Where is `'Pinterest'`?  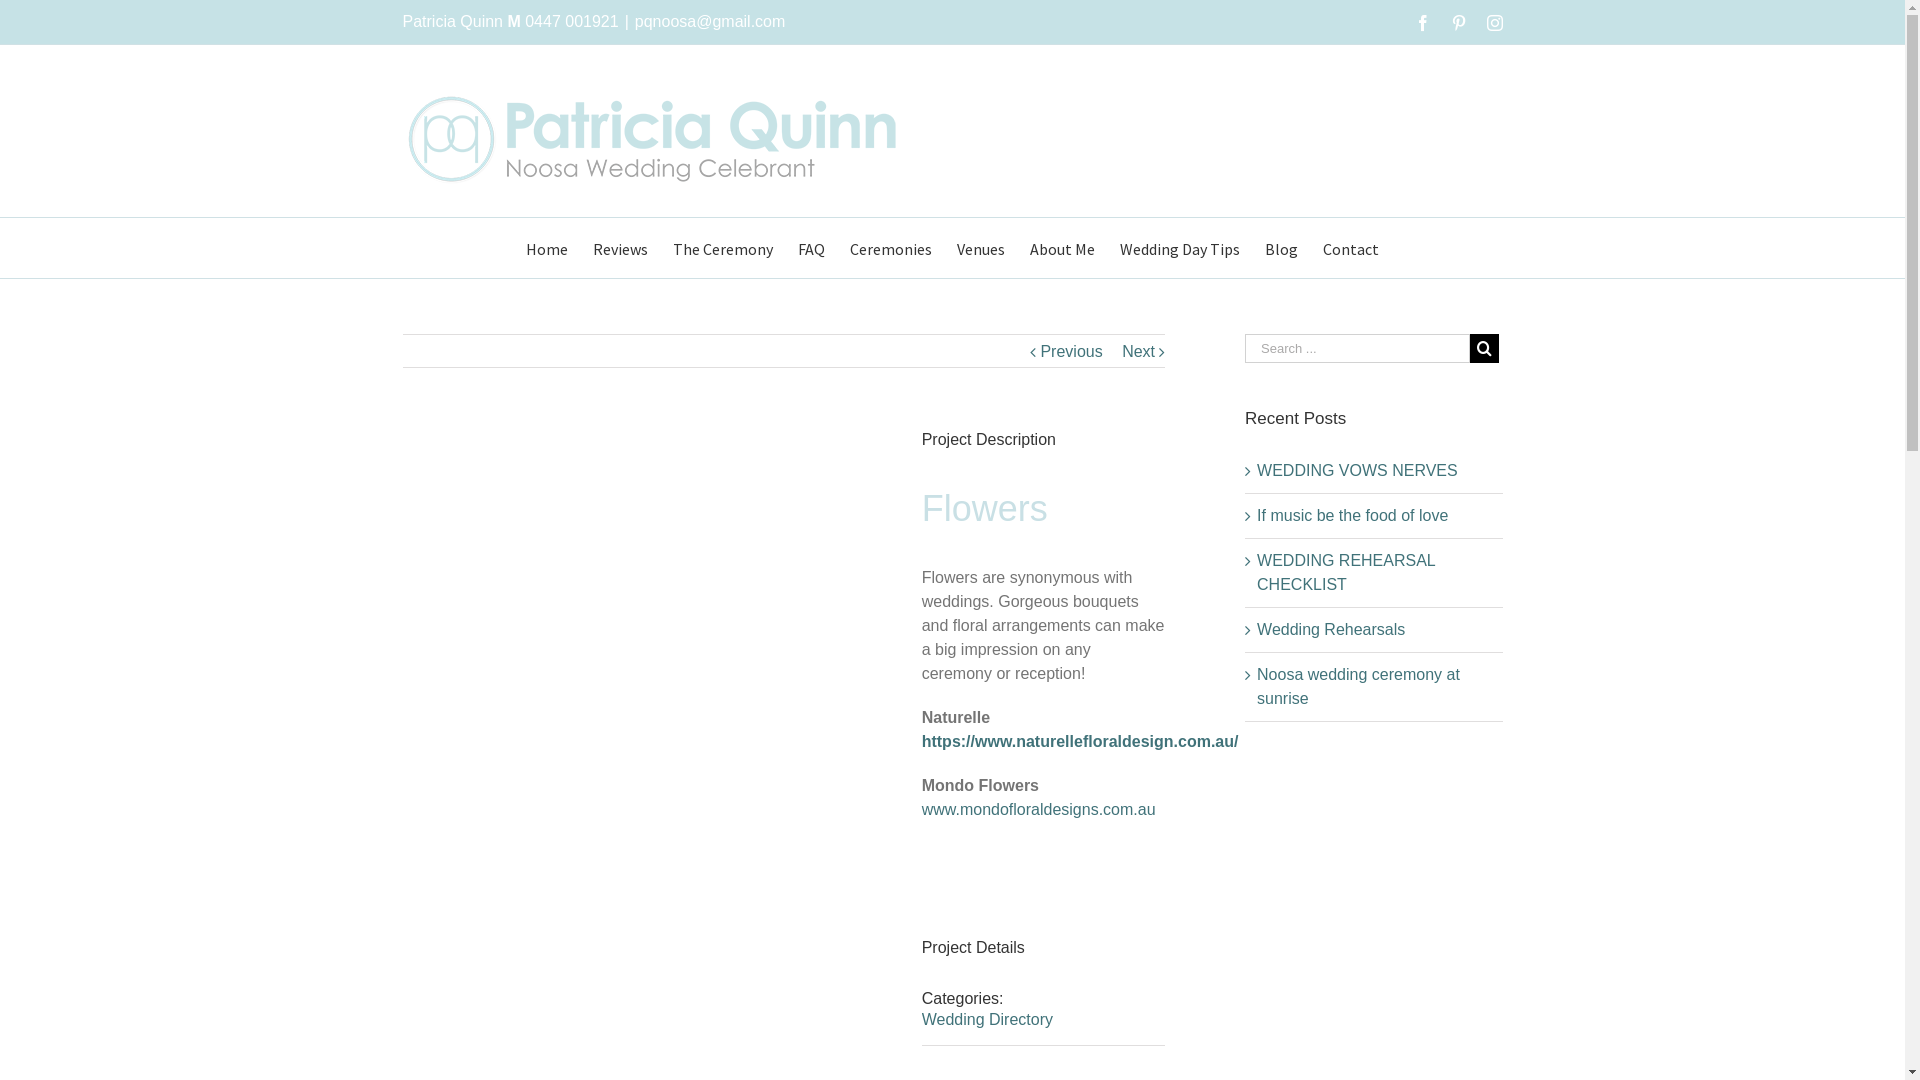
'Pinterest' is located at coordinates (1458, 23).